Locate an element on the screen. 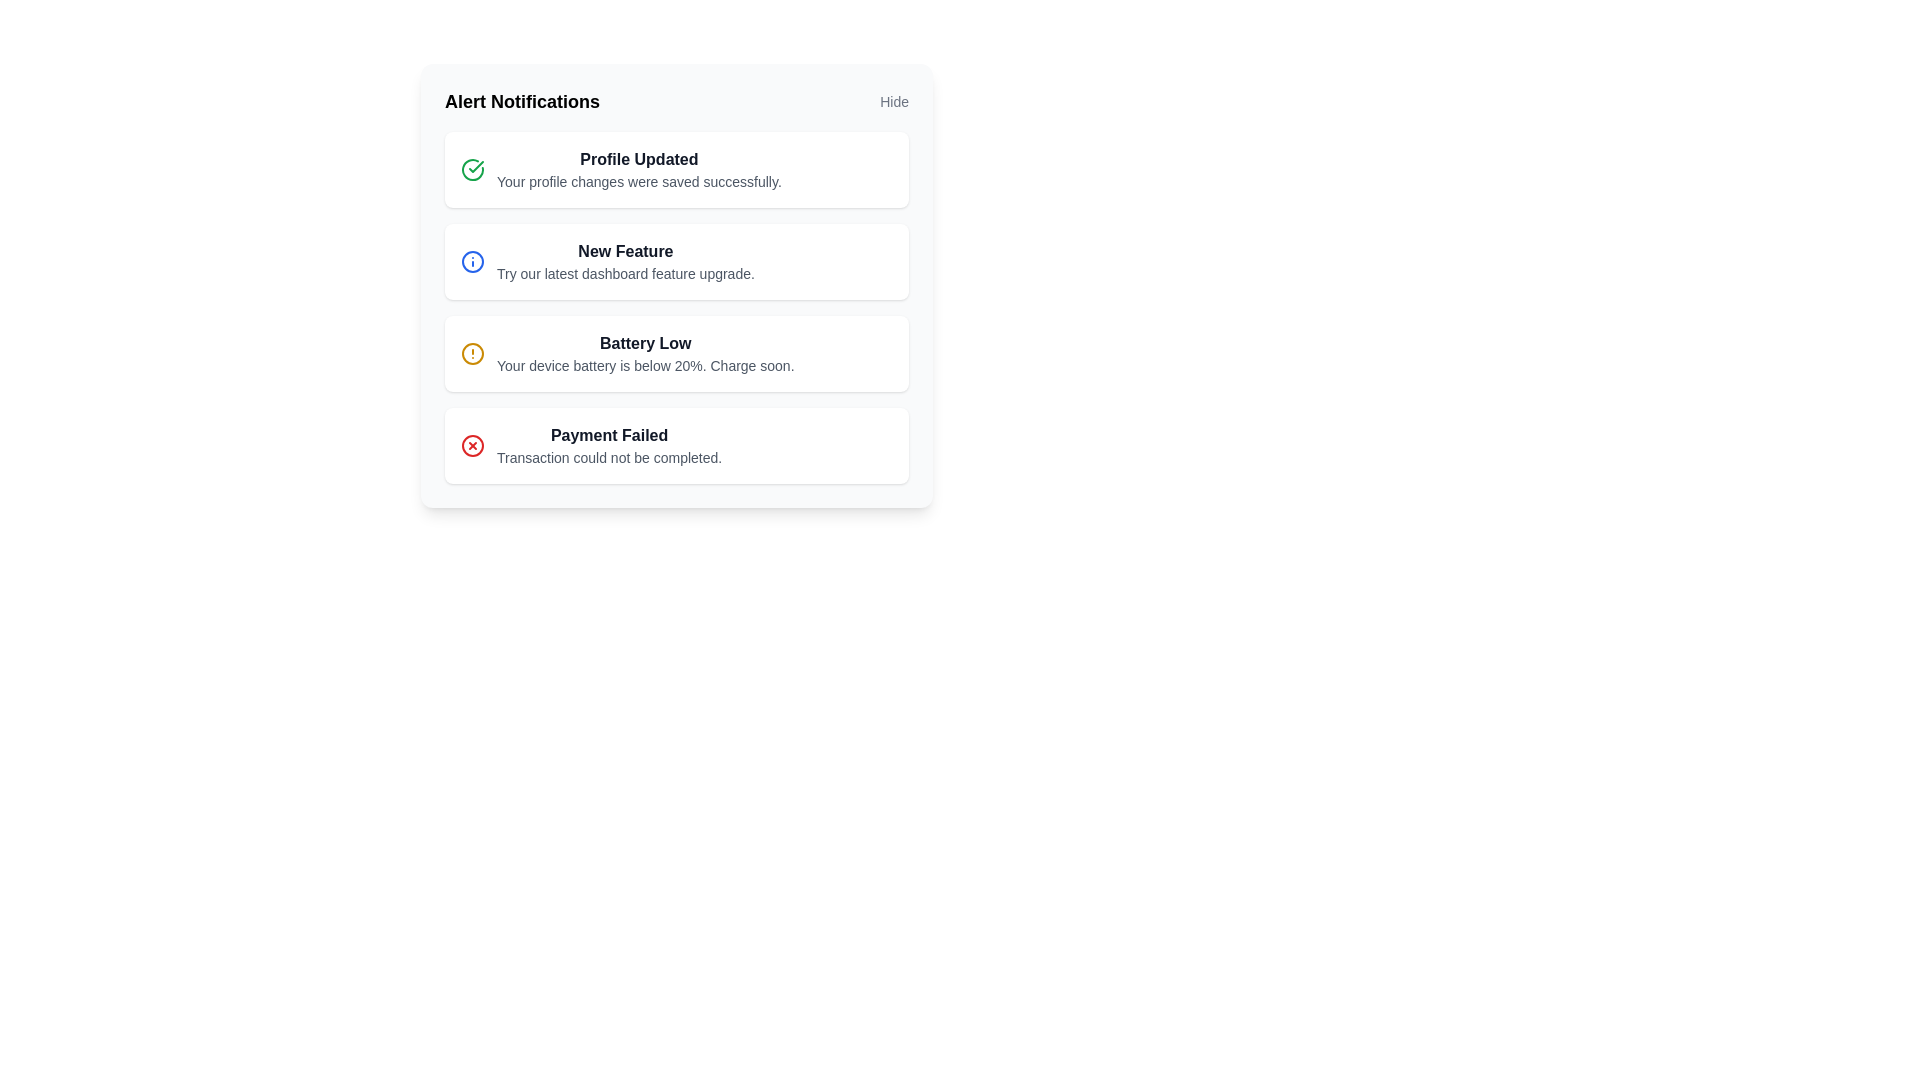 The height and width of the screenshot is (1080, 1920). the text element stating 'Your profile changes were saved successfully', which is located below the 'Profile Updated' title in the notification card is located at coordinates (638, 181).